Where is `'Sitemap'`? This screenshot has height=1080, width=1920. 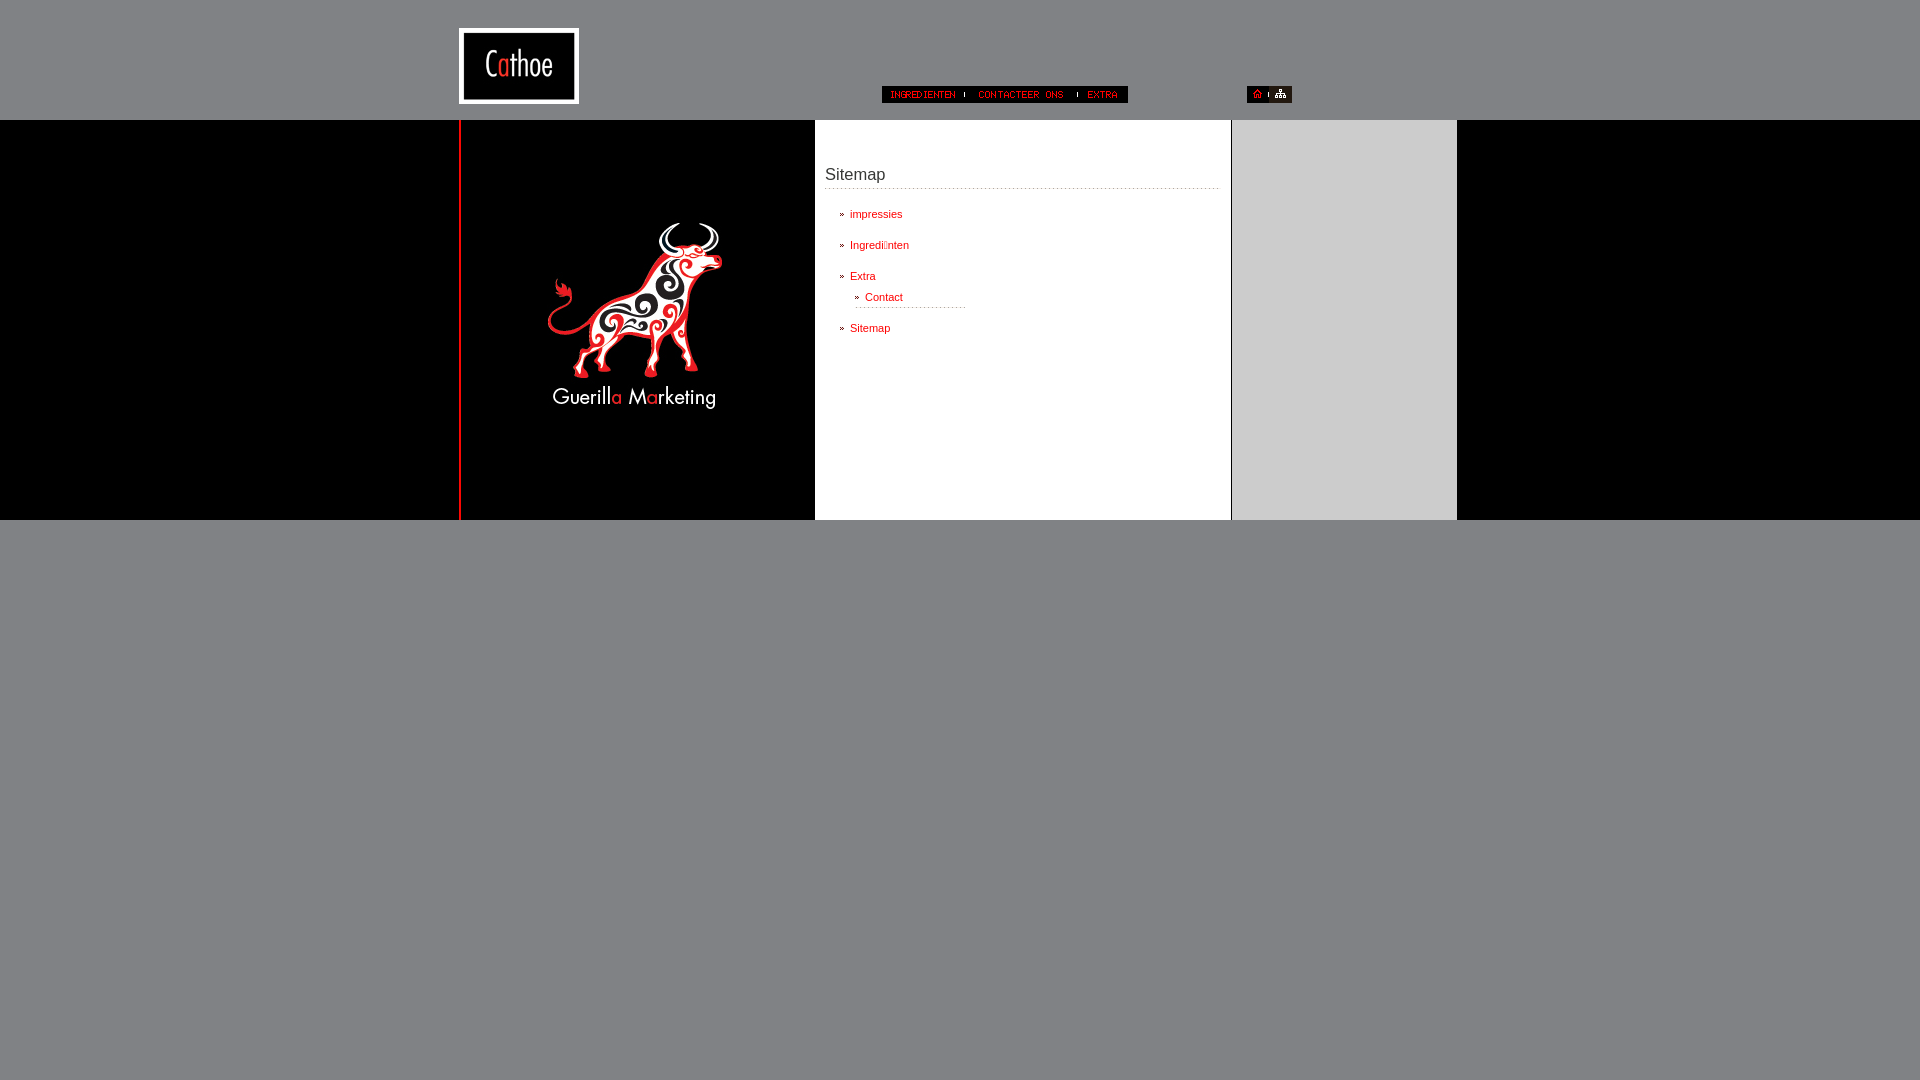
'Sitemap' is located at coordinates (893, 326).